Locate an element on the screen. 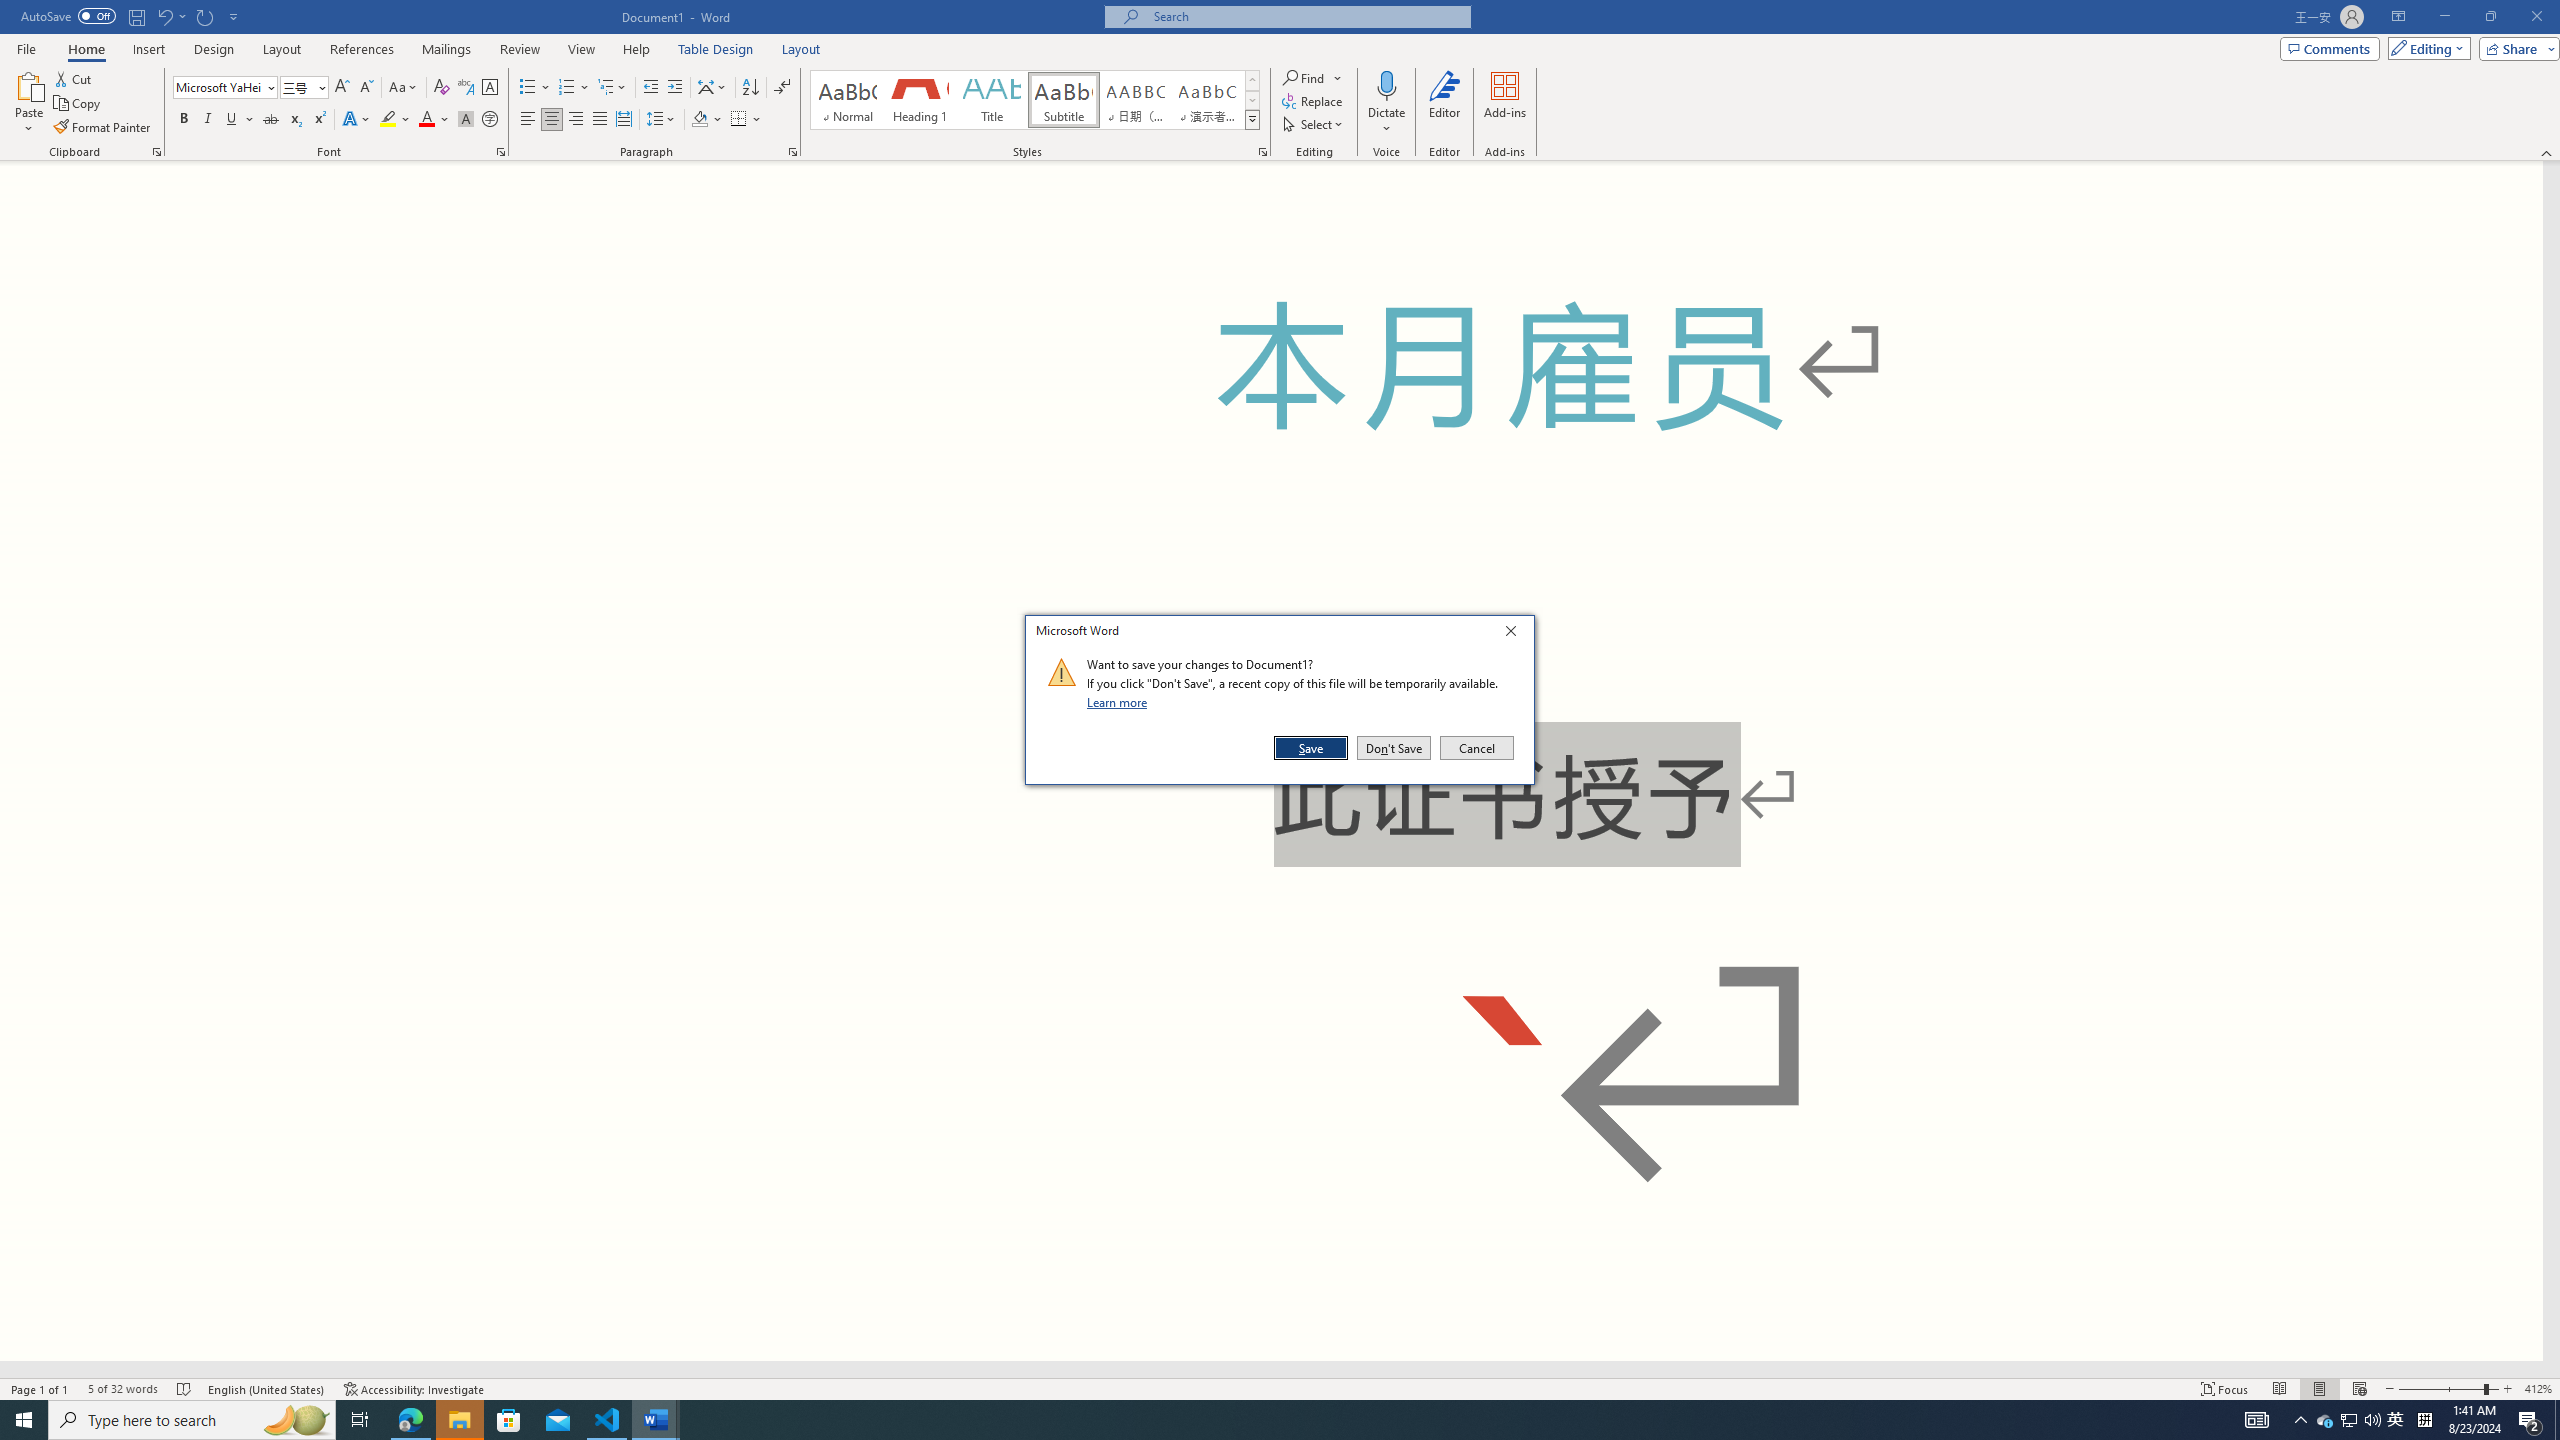 This screenshot has height=1440, width=2560. 'Shading RGB(0, 0, 0)' is located at coordinates (700, 118).